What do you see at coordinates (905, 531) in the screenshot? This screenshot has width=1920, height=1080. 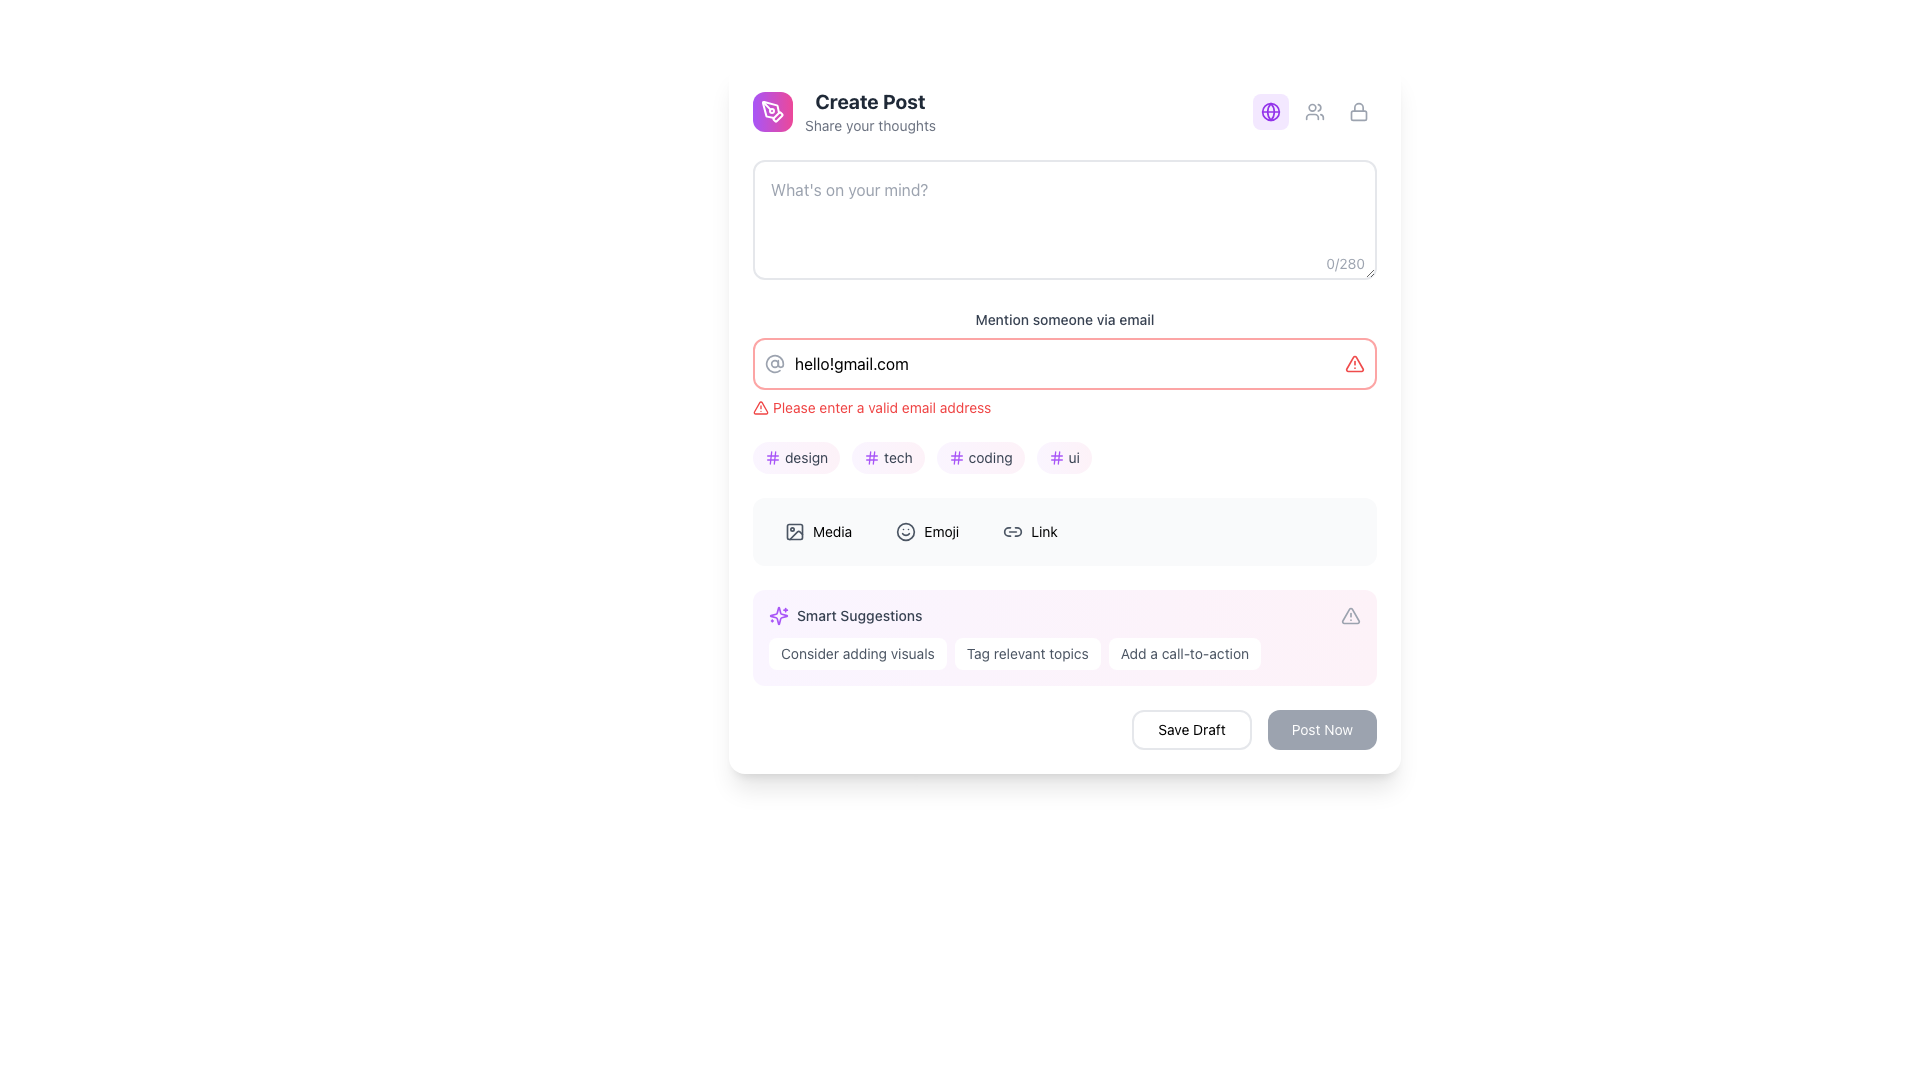 I see `the smiling face emoji icon located near the center-bottom area of the interface` at bounding box center [905, 531].